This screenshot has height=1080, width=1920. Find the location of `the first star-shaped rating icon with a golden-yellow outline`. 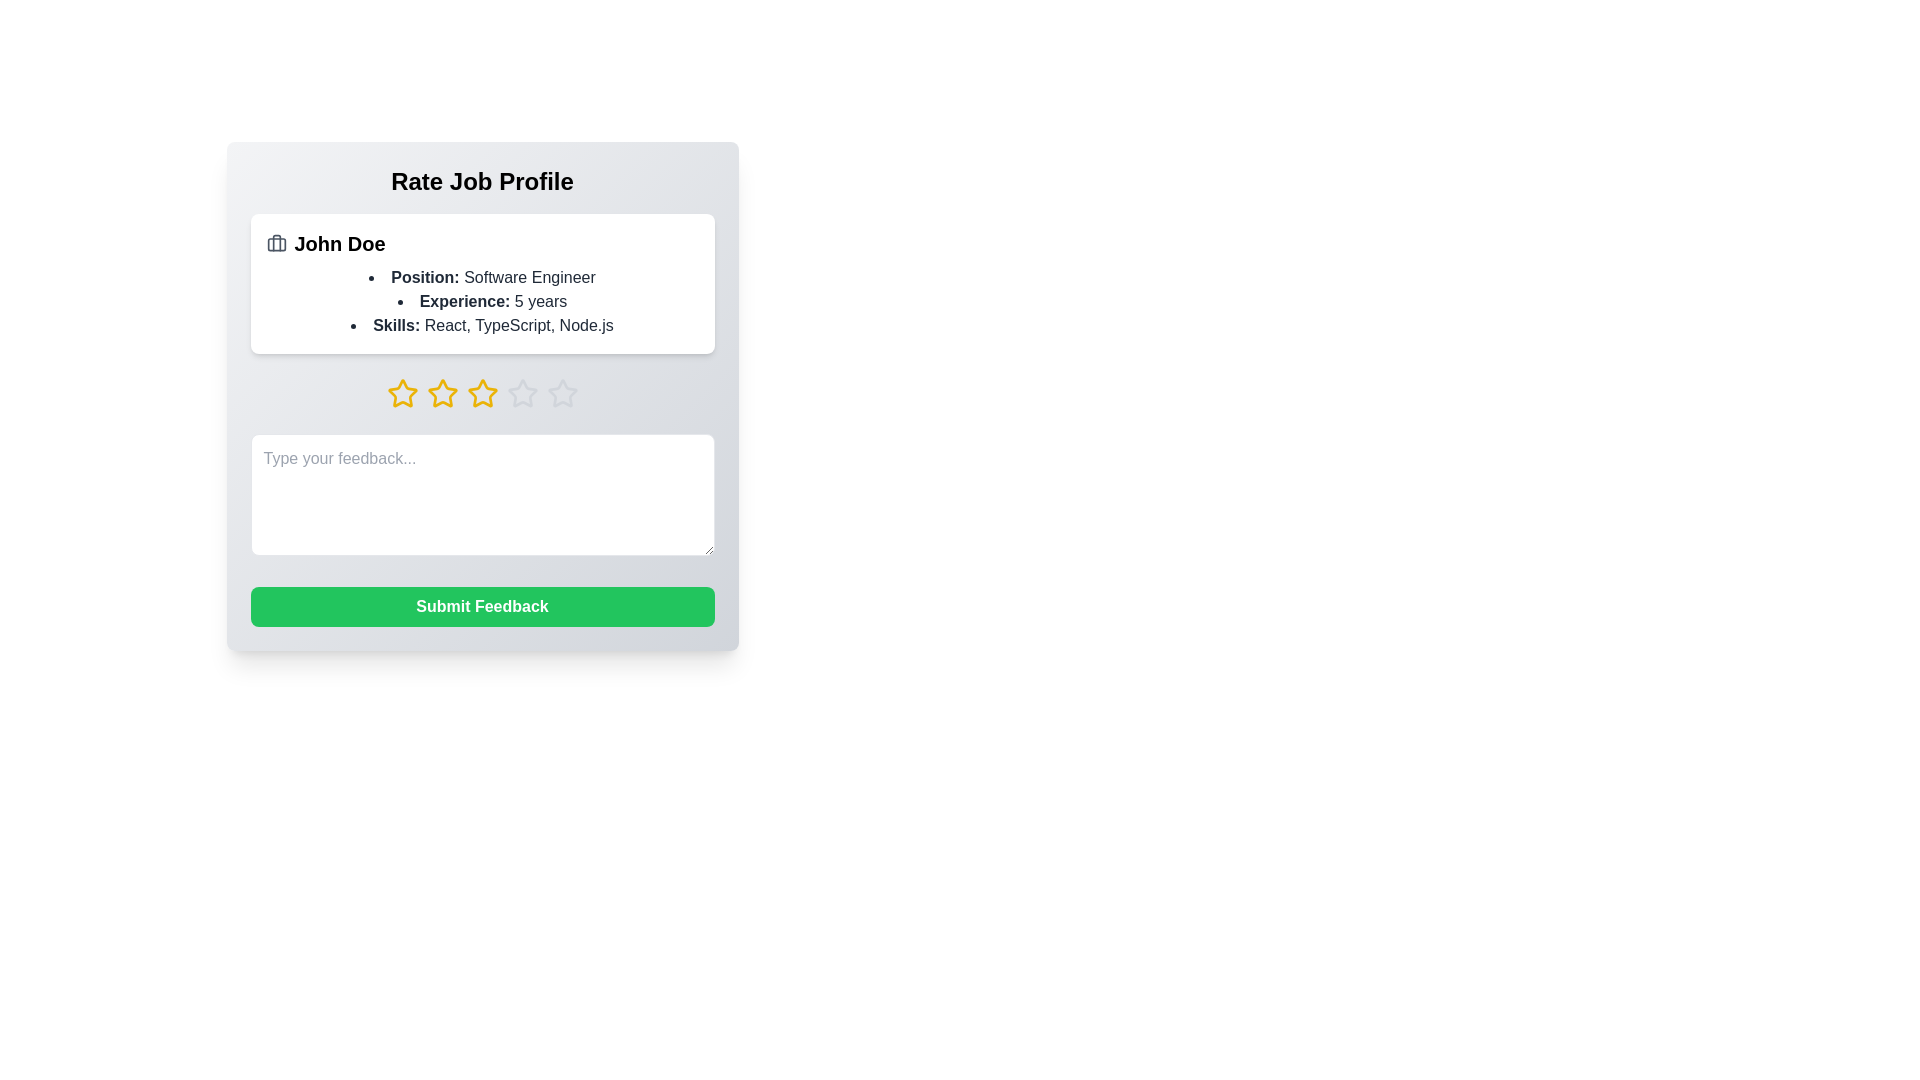

the first star-shaped rating icon with a golden-yellow outline is located at coordinates (401, 393).